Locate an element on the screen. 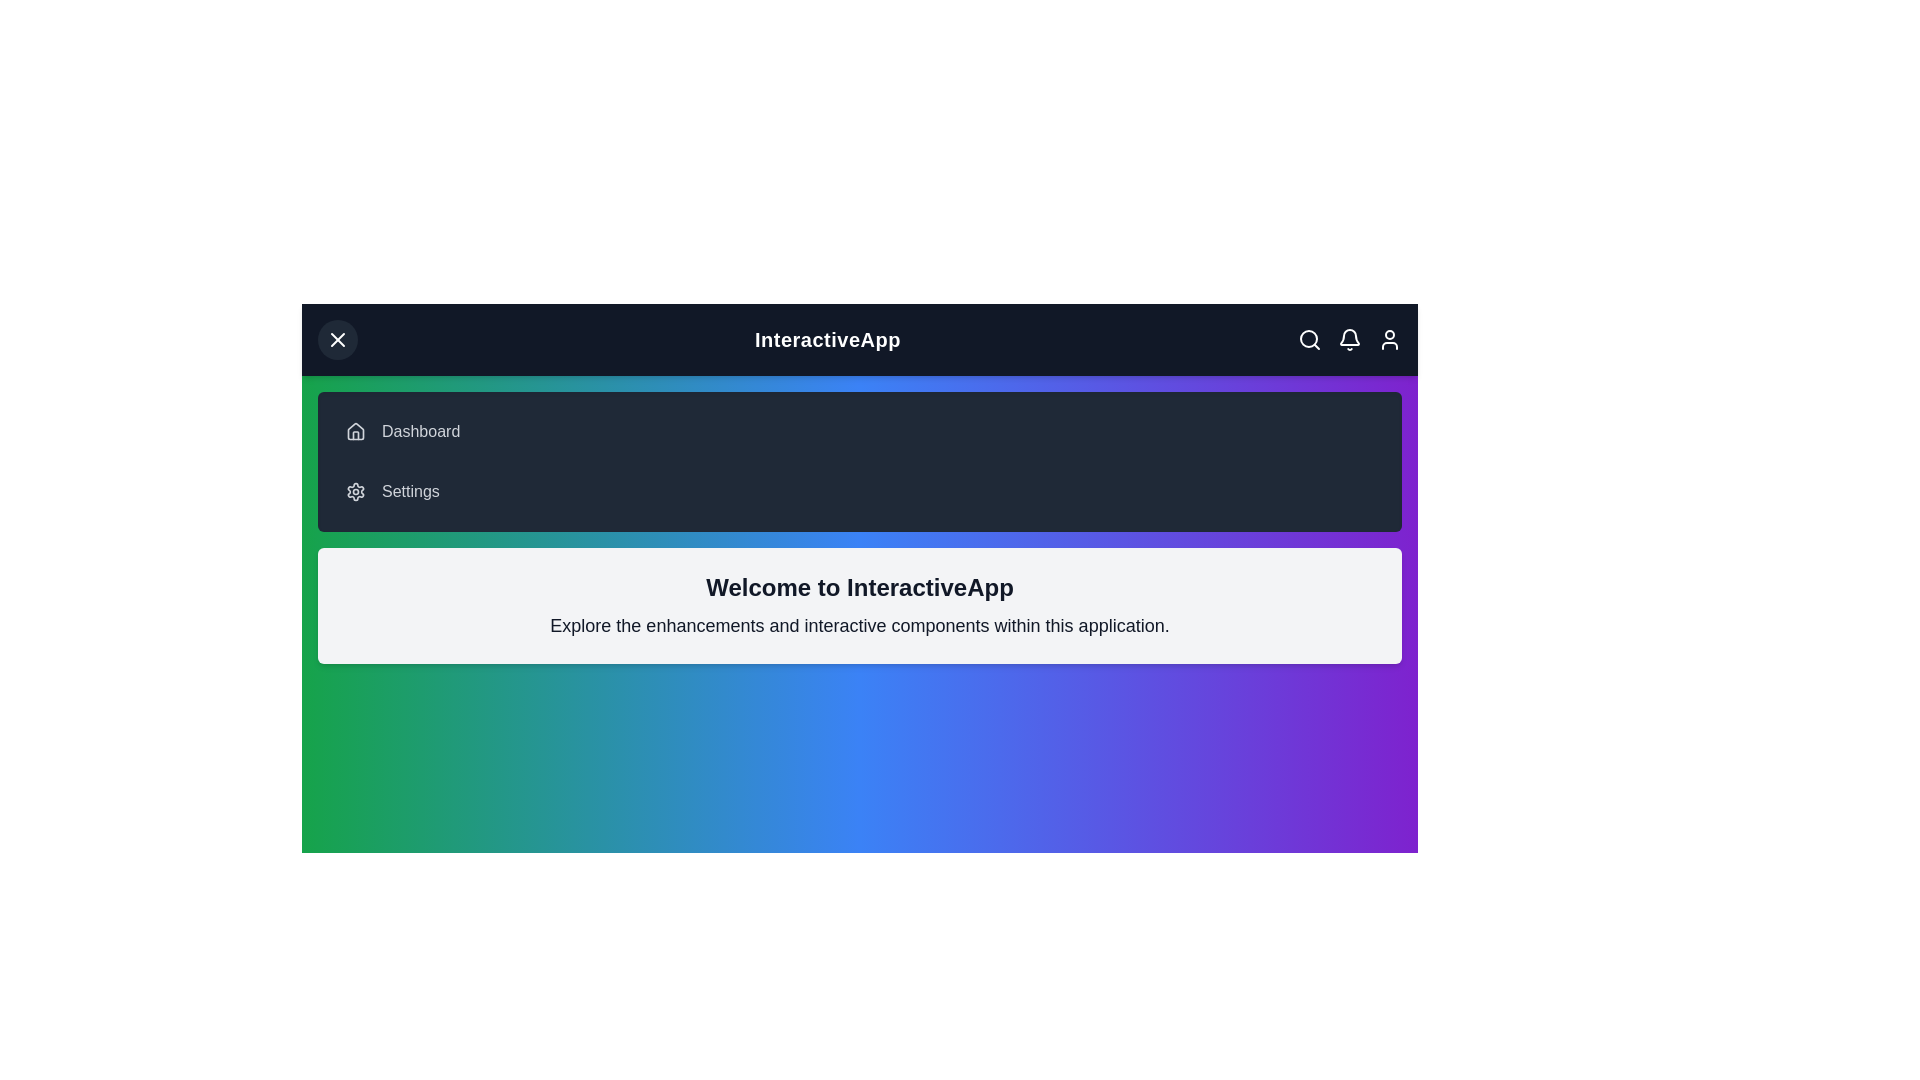 The image size is (1920, 1080). the 'Dashboard' menu item in the navigation bar is located at coordinates (420, 431).